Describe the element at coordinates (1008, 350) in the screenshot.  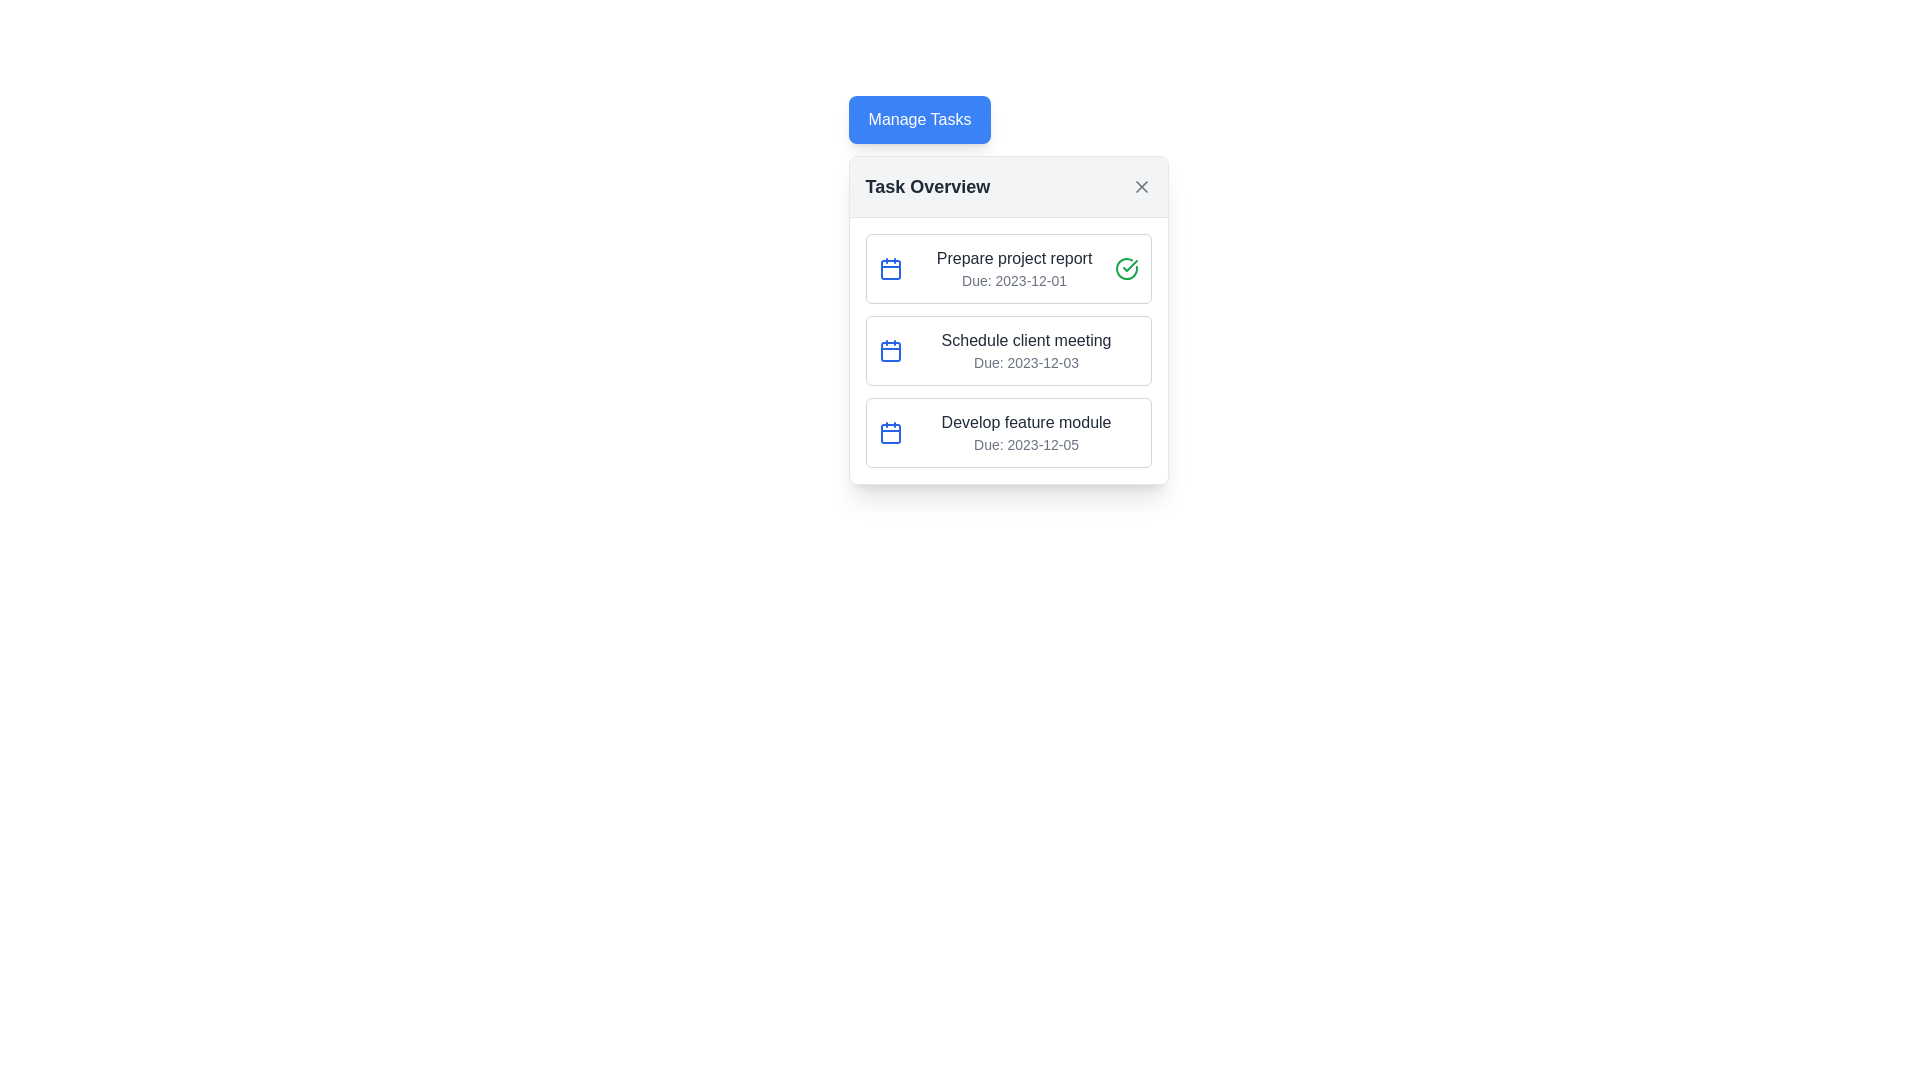
I see `the second task item` at that location.